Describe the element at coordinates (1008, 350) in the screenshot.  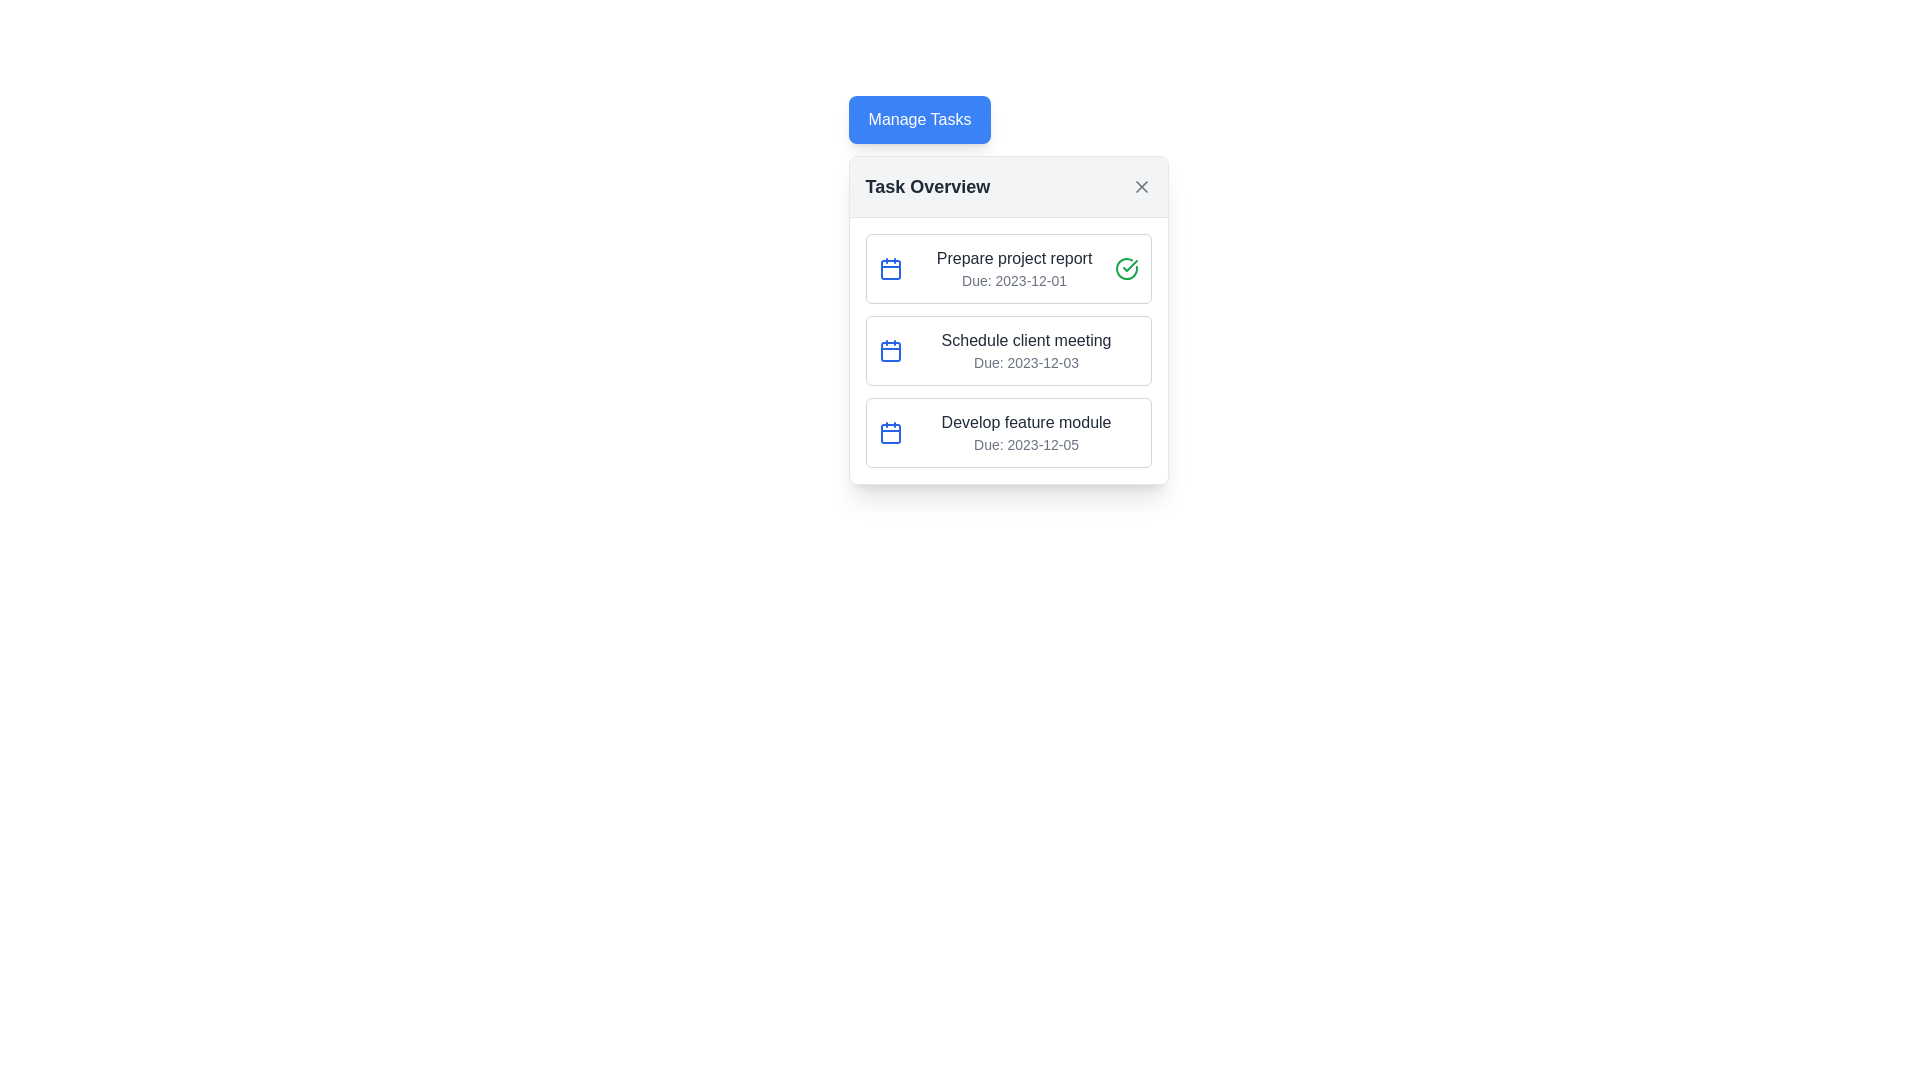
I see `the second task item` at that location.